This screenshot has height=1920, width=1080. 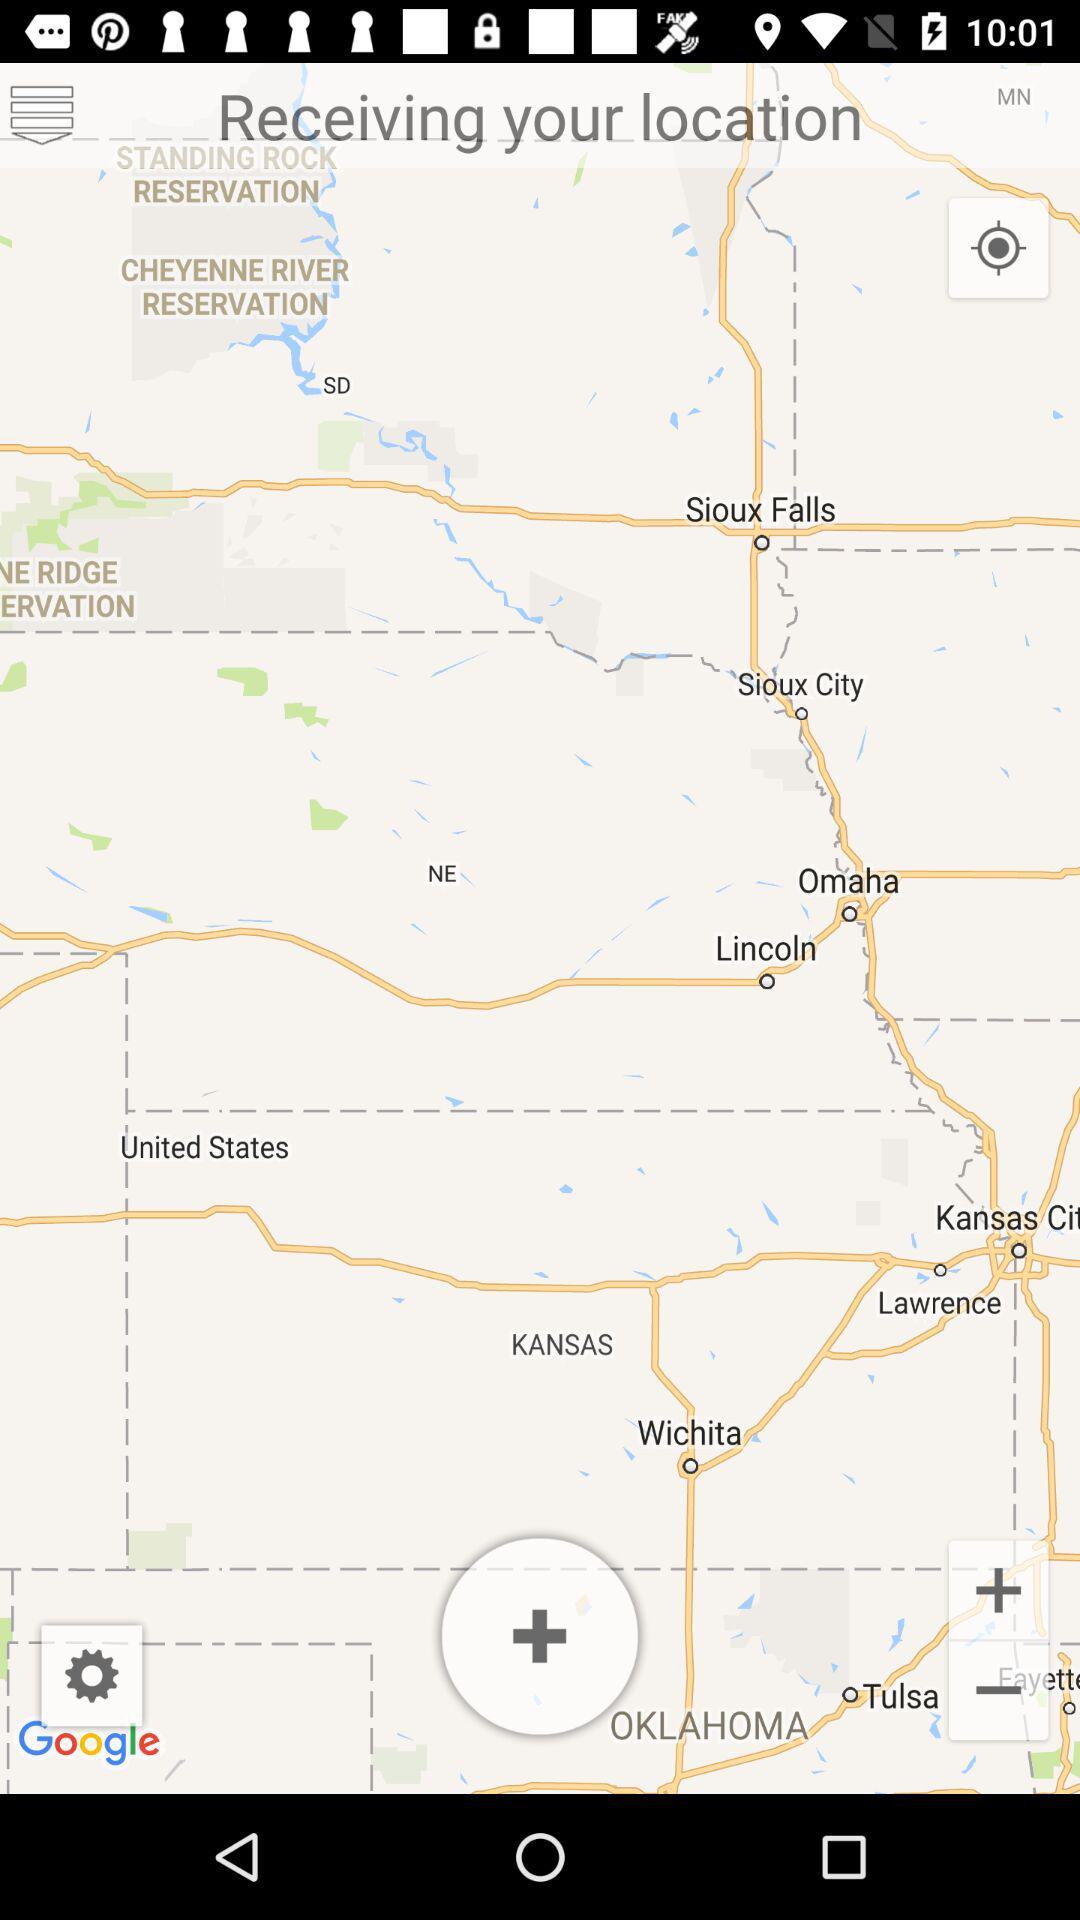 What do you see at coordinates (42, 114) in the screenshot?
I see `settings option` at bounding box center [42, 114].